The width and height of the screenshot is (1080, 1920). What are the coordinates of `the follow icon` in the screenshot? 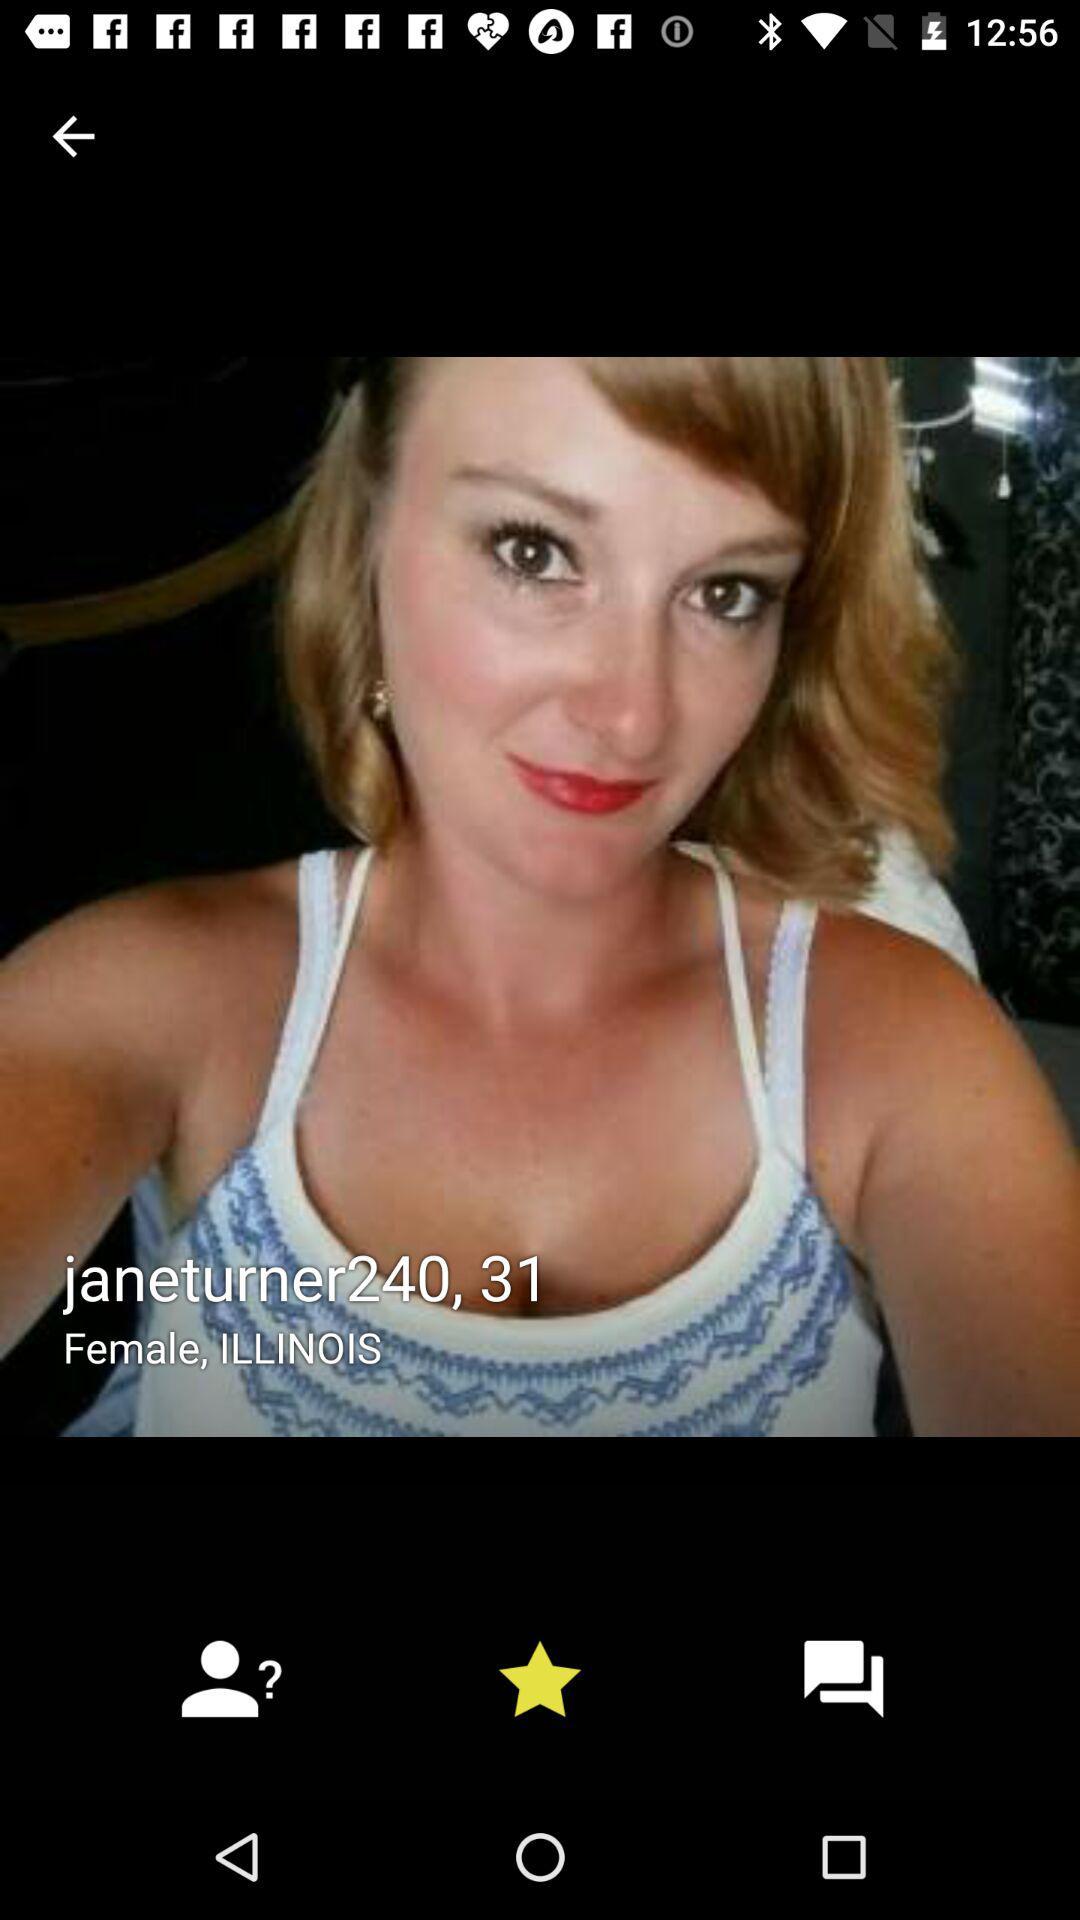 It's located at (234, 1678).